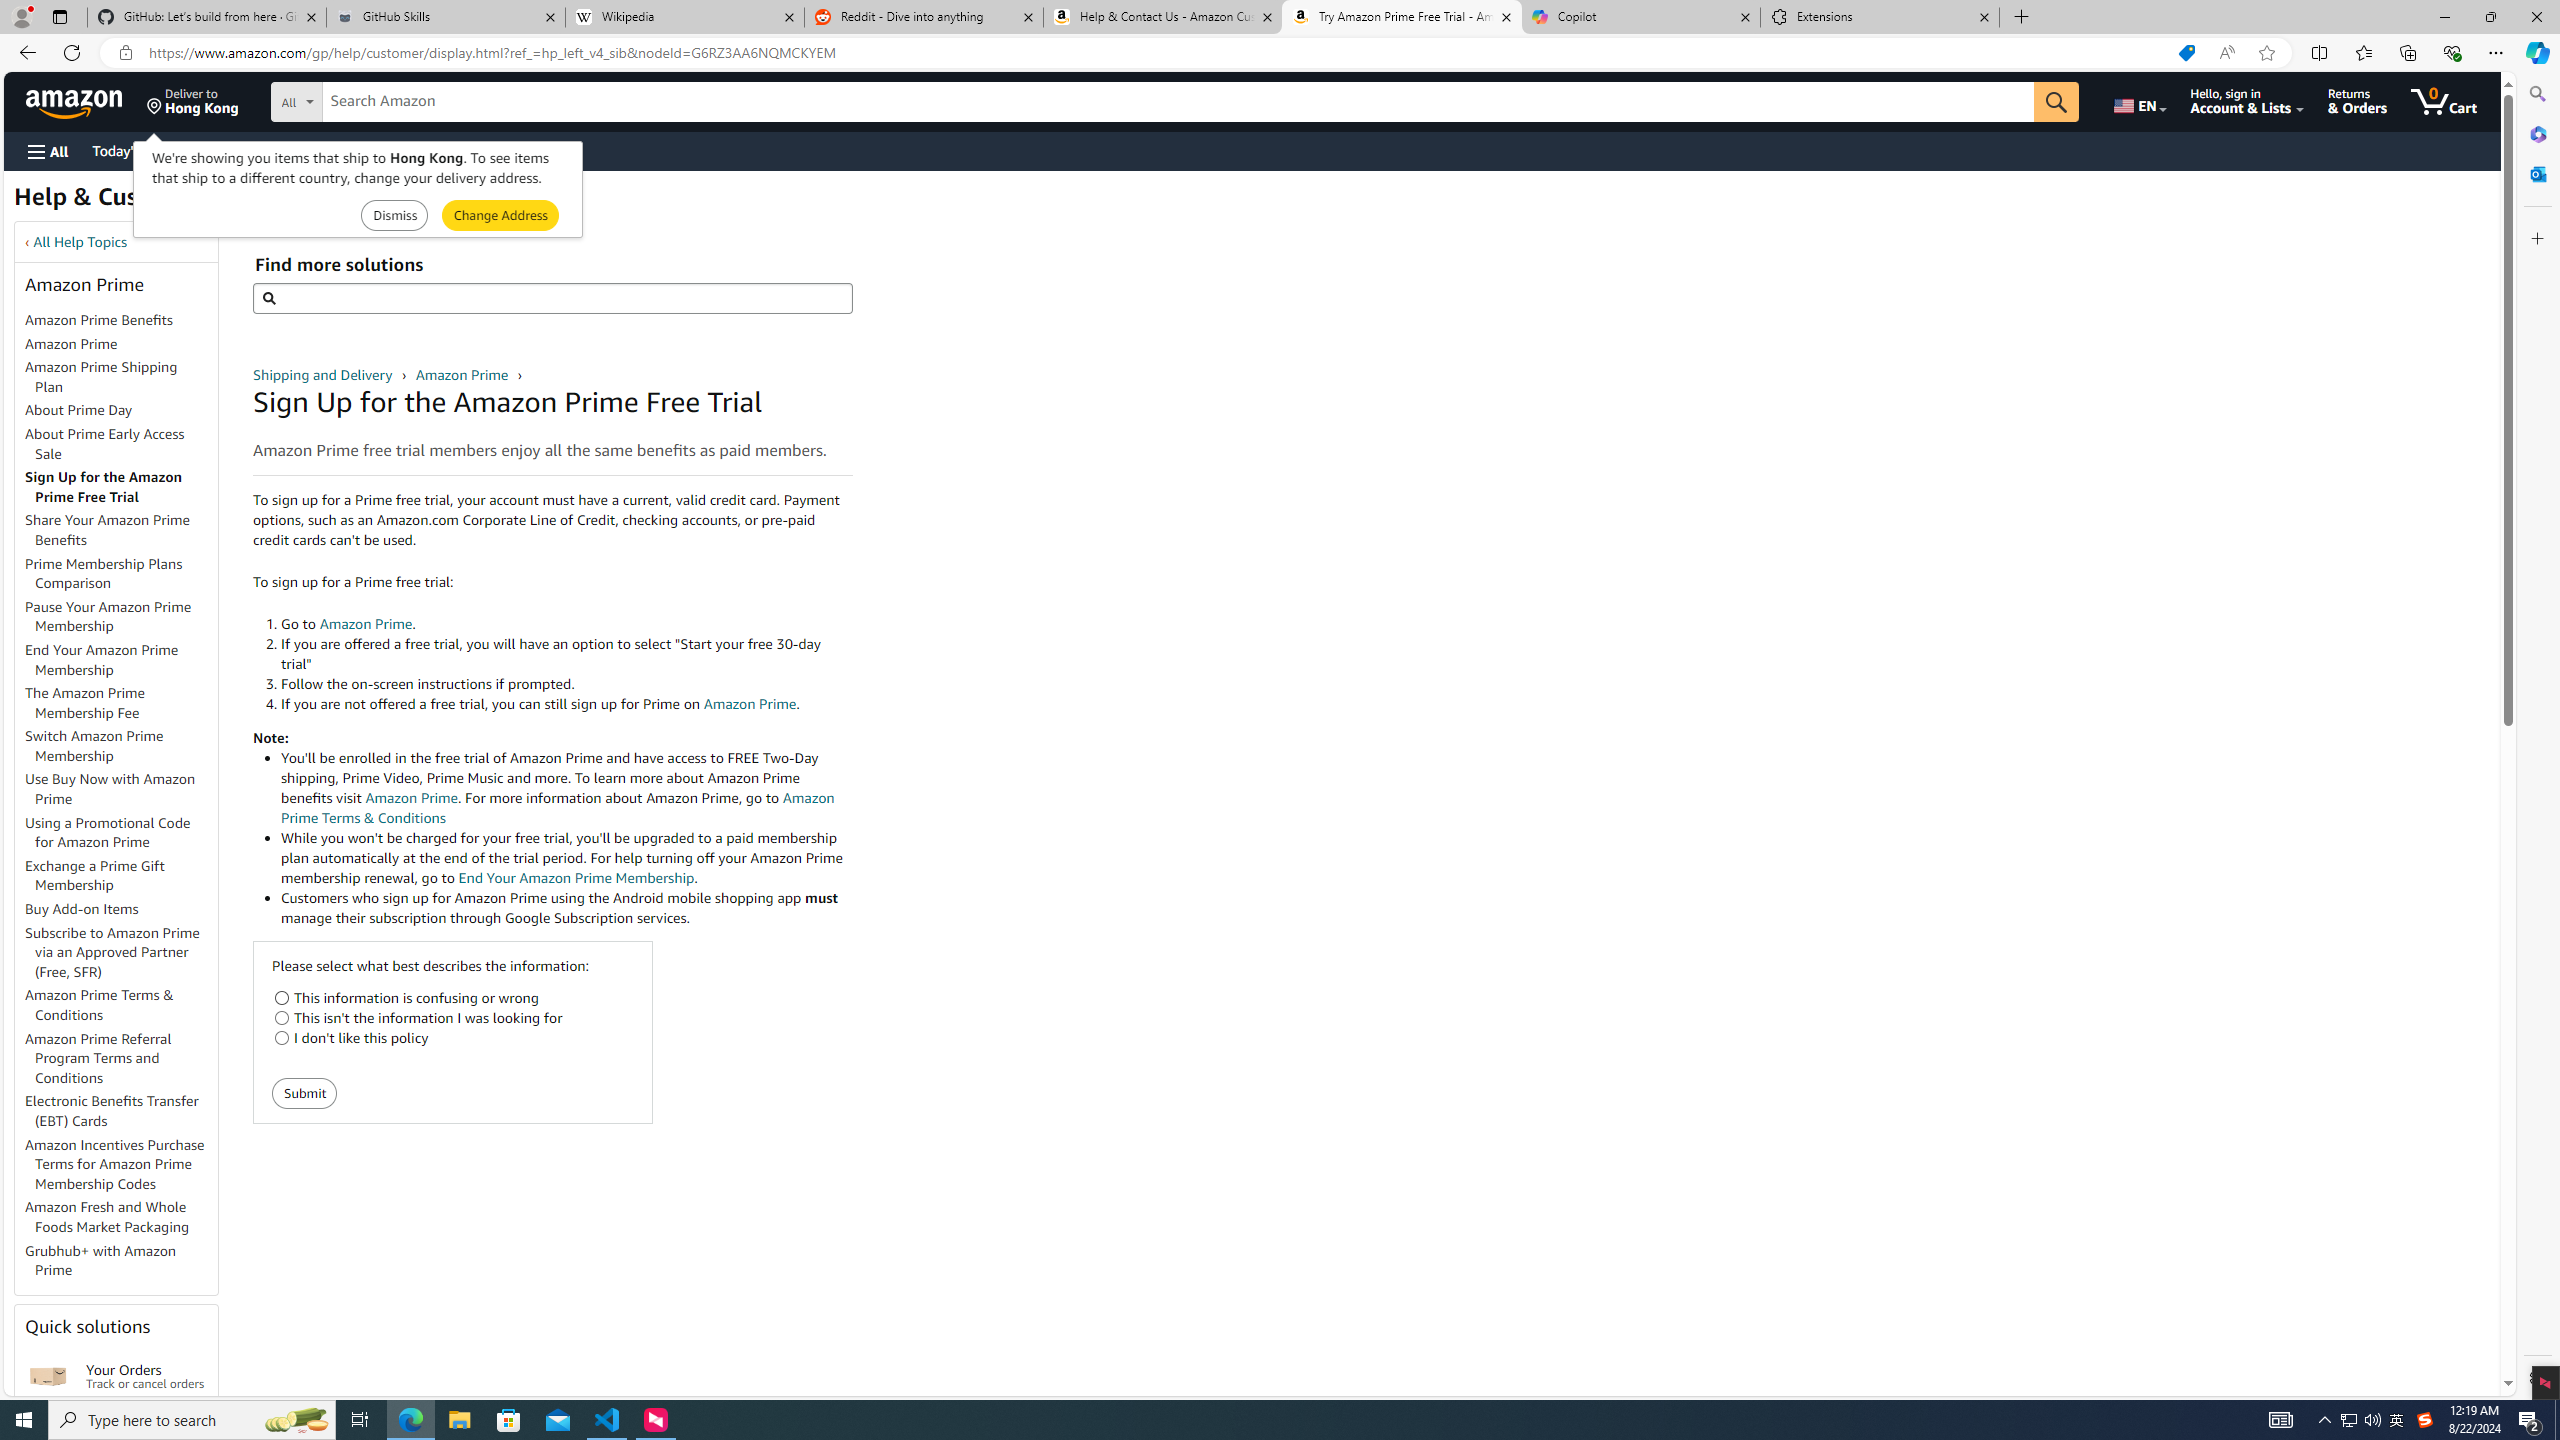  I want to click on '0 items in cart', so click(2442, 100).